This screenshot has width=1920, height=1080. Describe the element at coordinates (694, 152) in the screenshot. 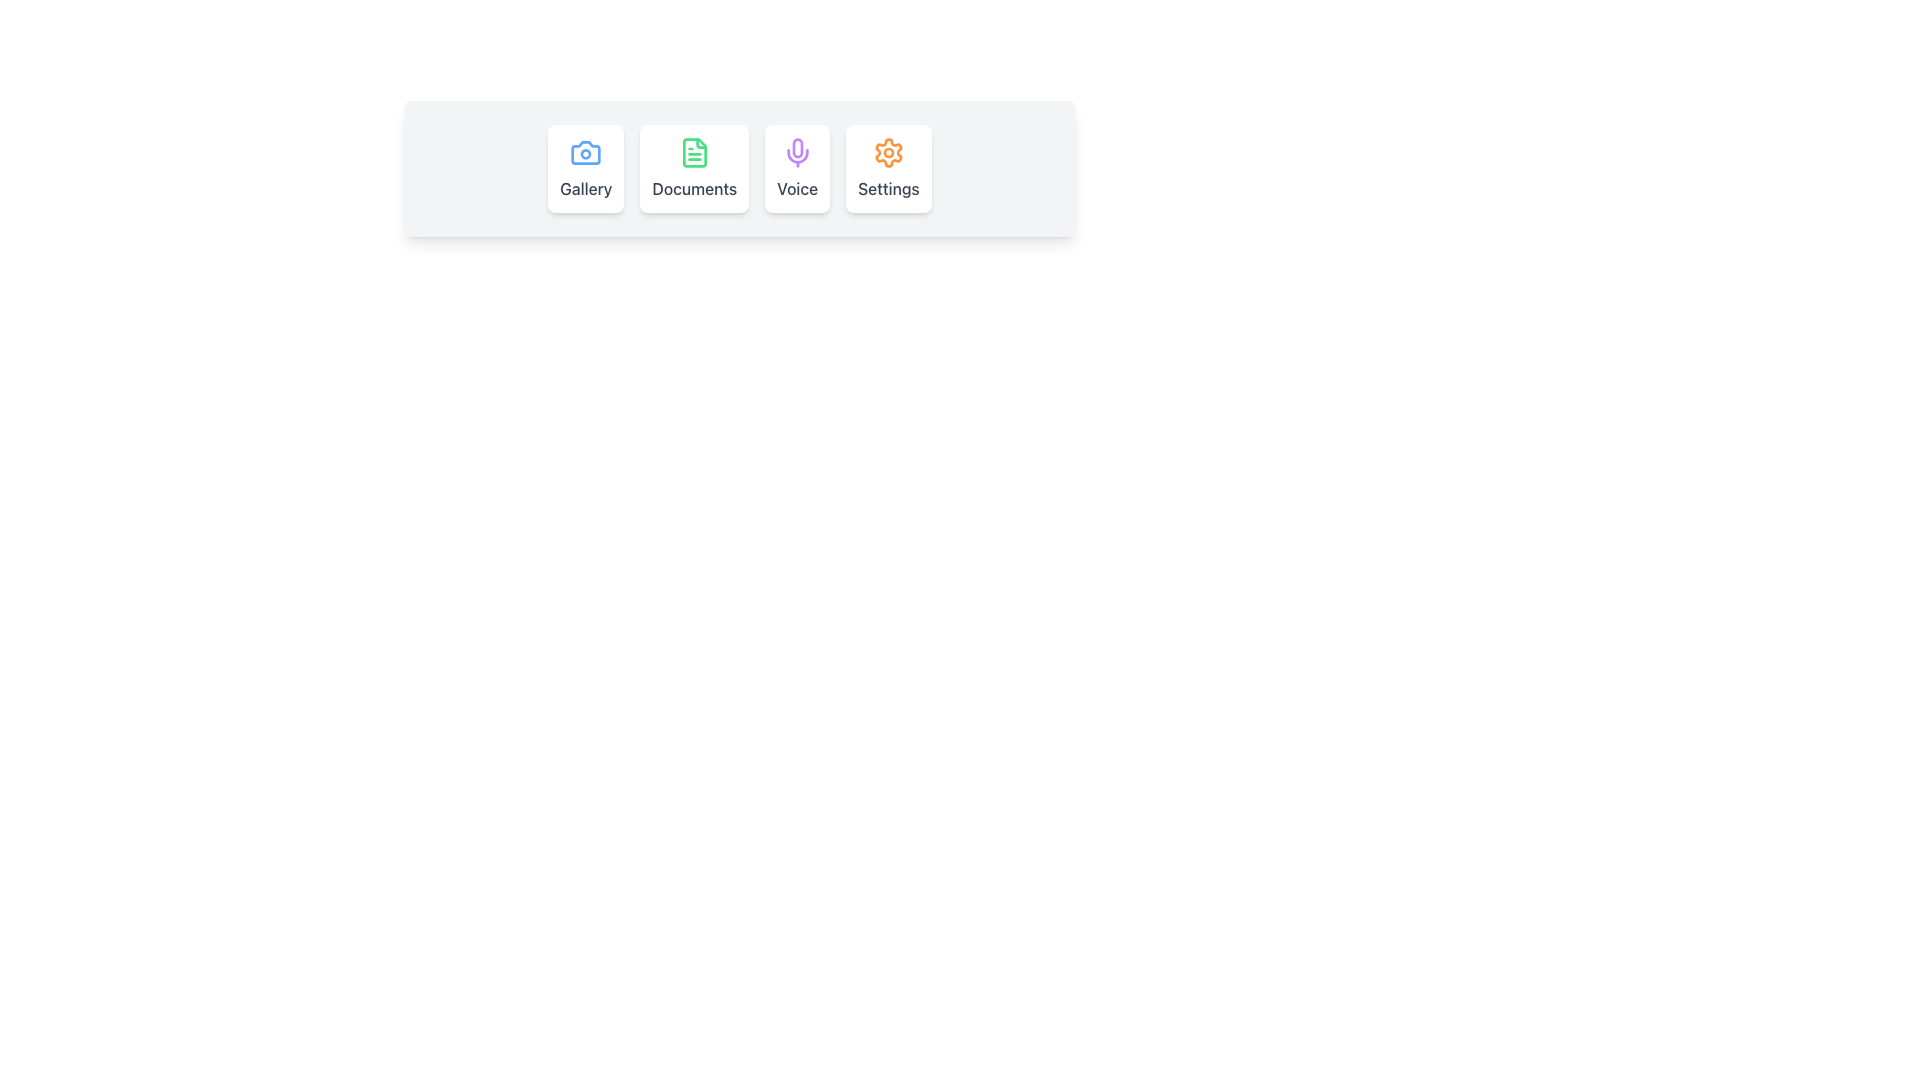

I see `icon resembling a document with a green outline, which is the second icon in the navigation row, labeled 'Documents'` at that location.